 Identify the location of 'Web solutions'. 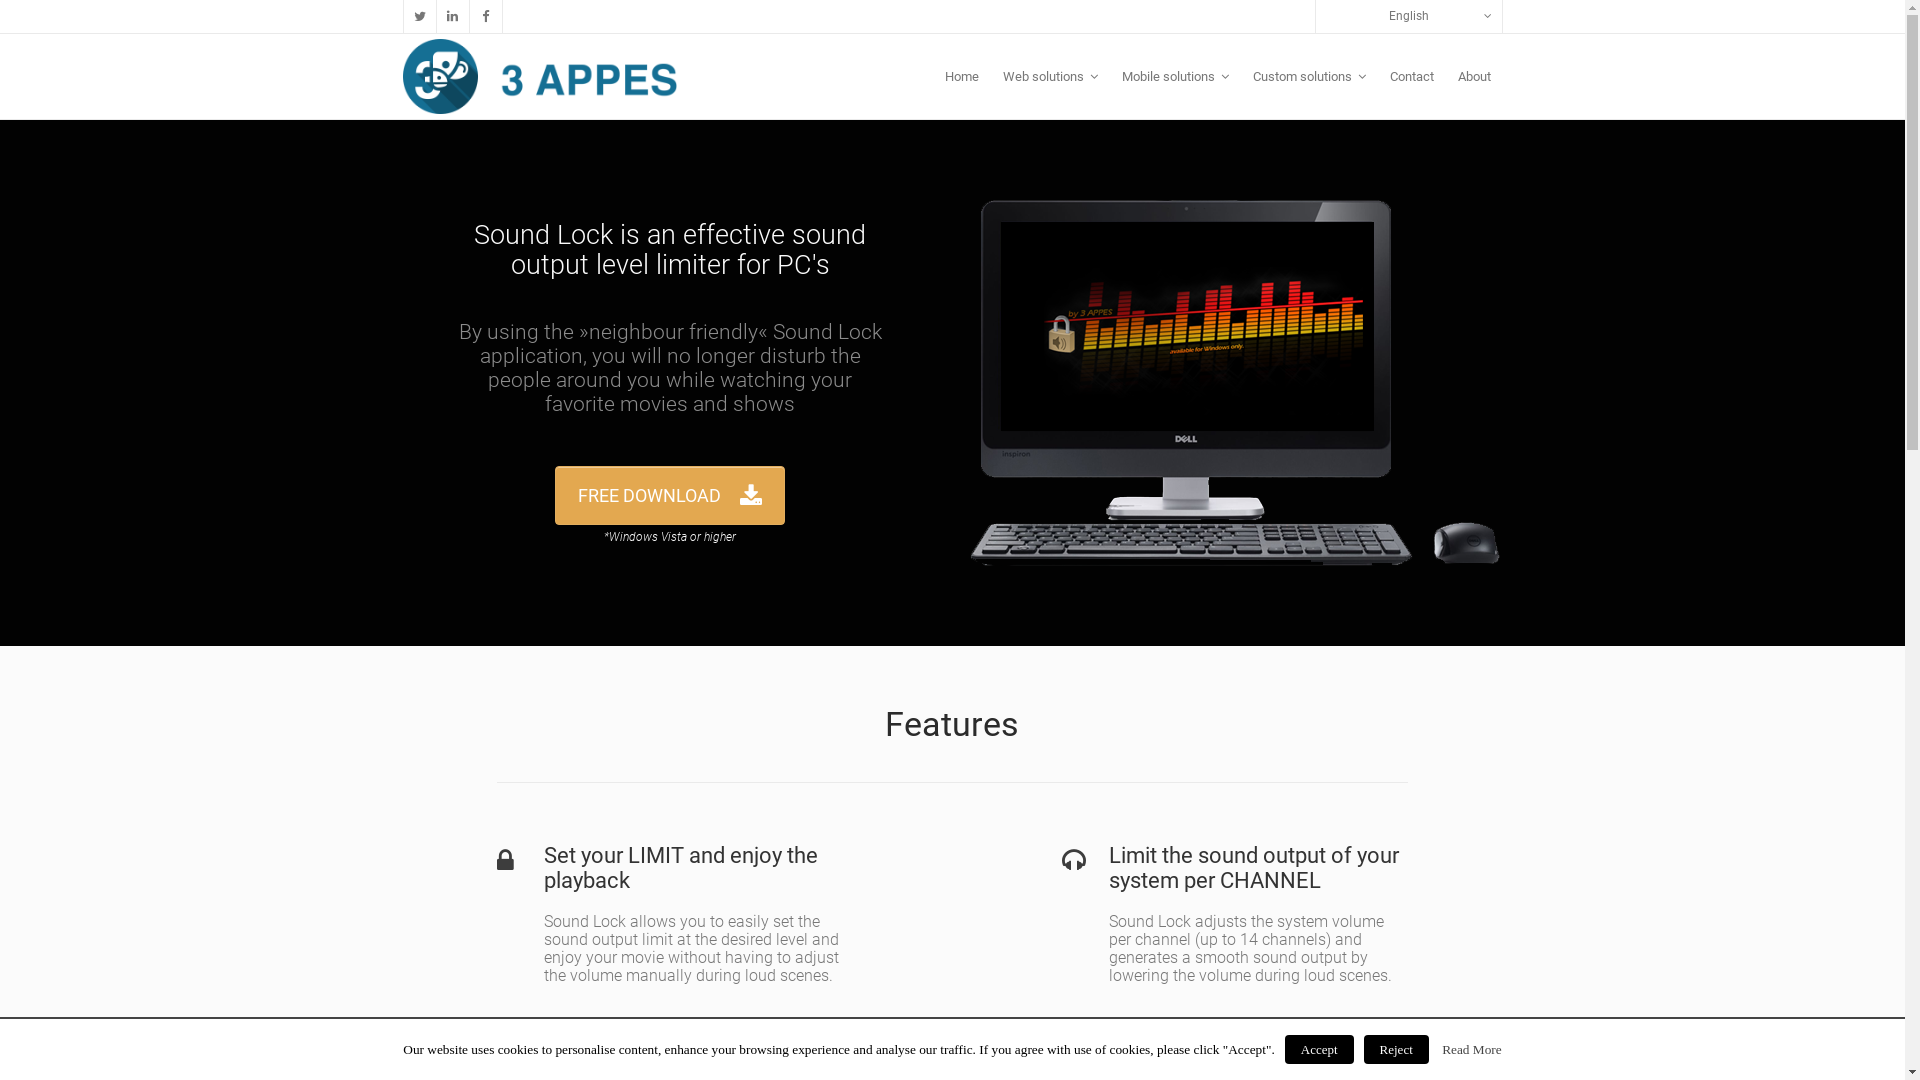
(1048, 75).